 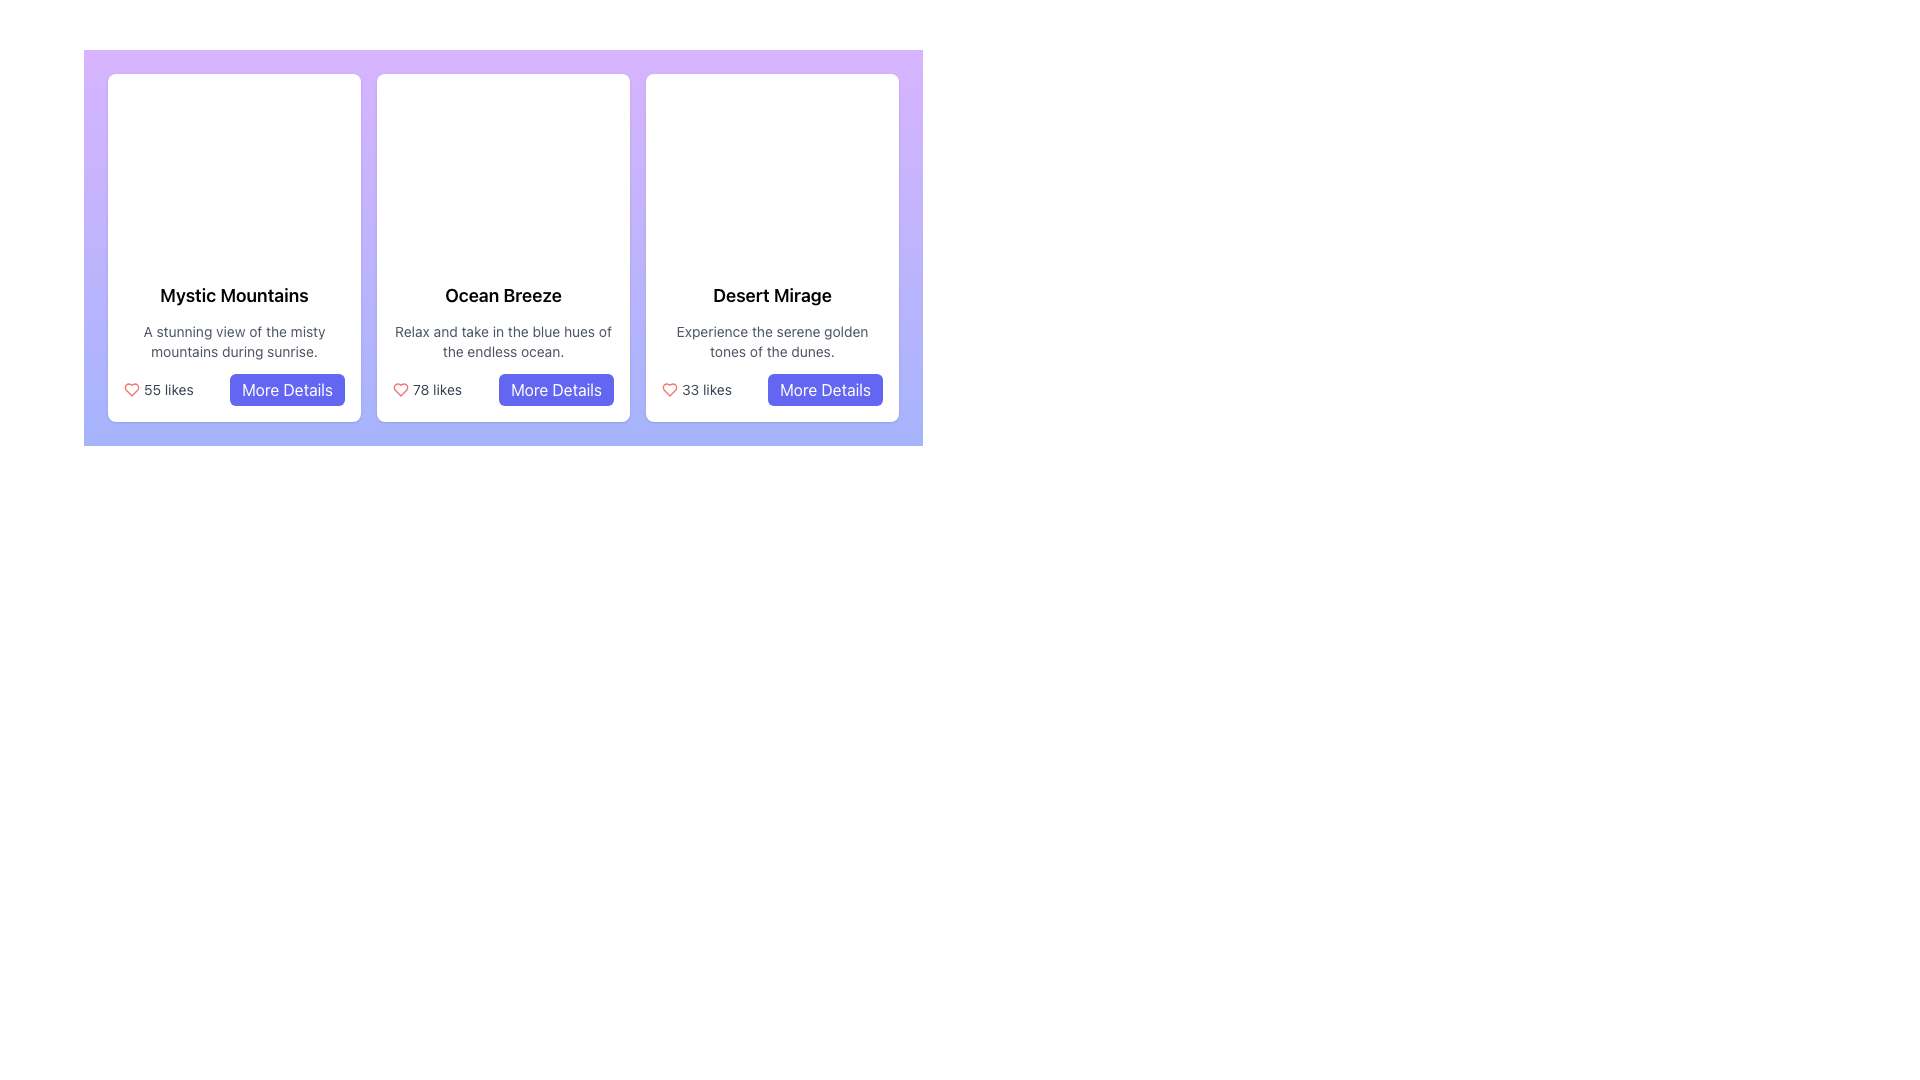 What do you see at coordinates (670, 389) in the screenshot?
I see `the heart-shaped like icon located below the title 'Ocean Breeze', the second heart icon from the left, indicating a favorite feature` at bounding box center [670, 389].